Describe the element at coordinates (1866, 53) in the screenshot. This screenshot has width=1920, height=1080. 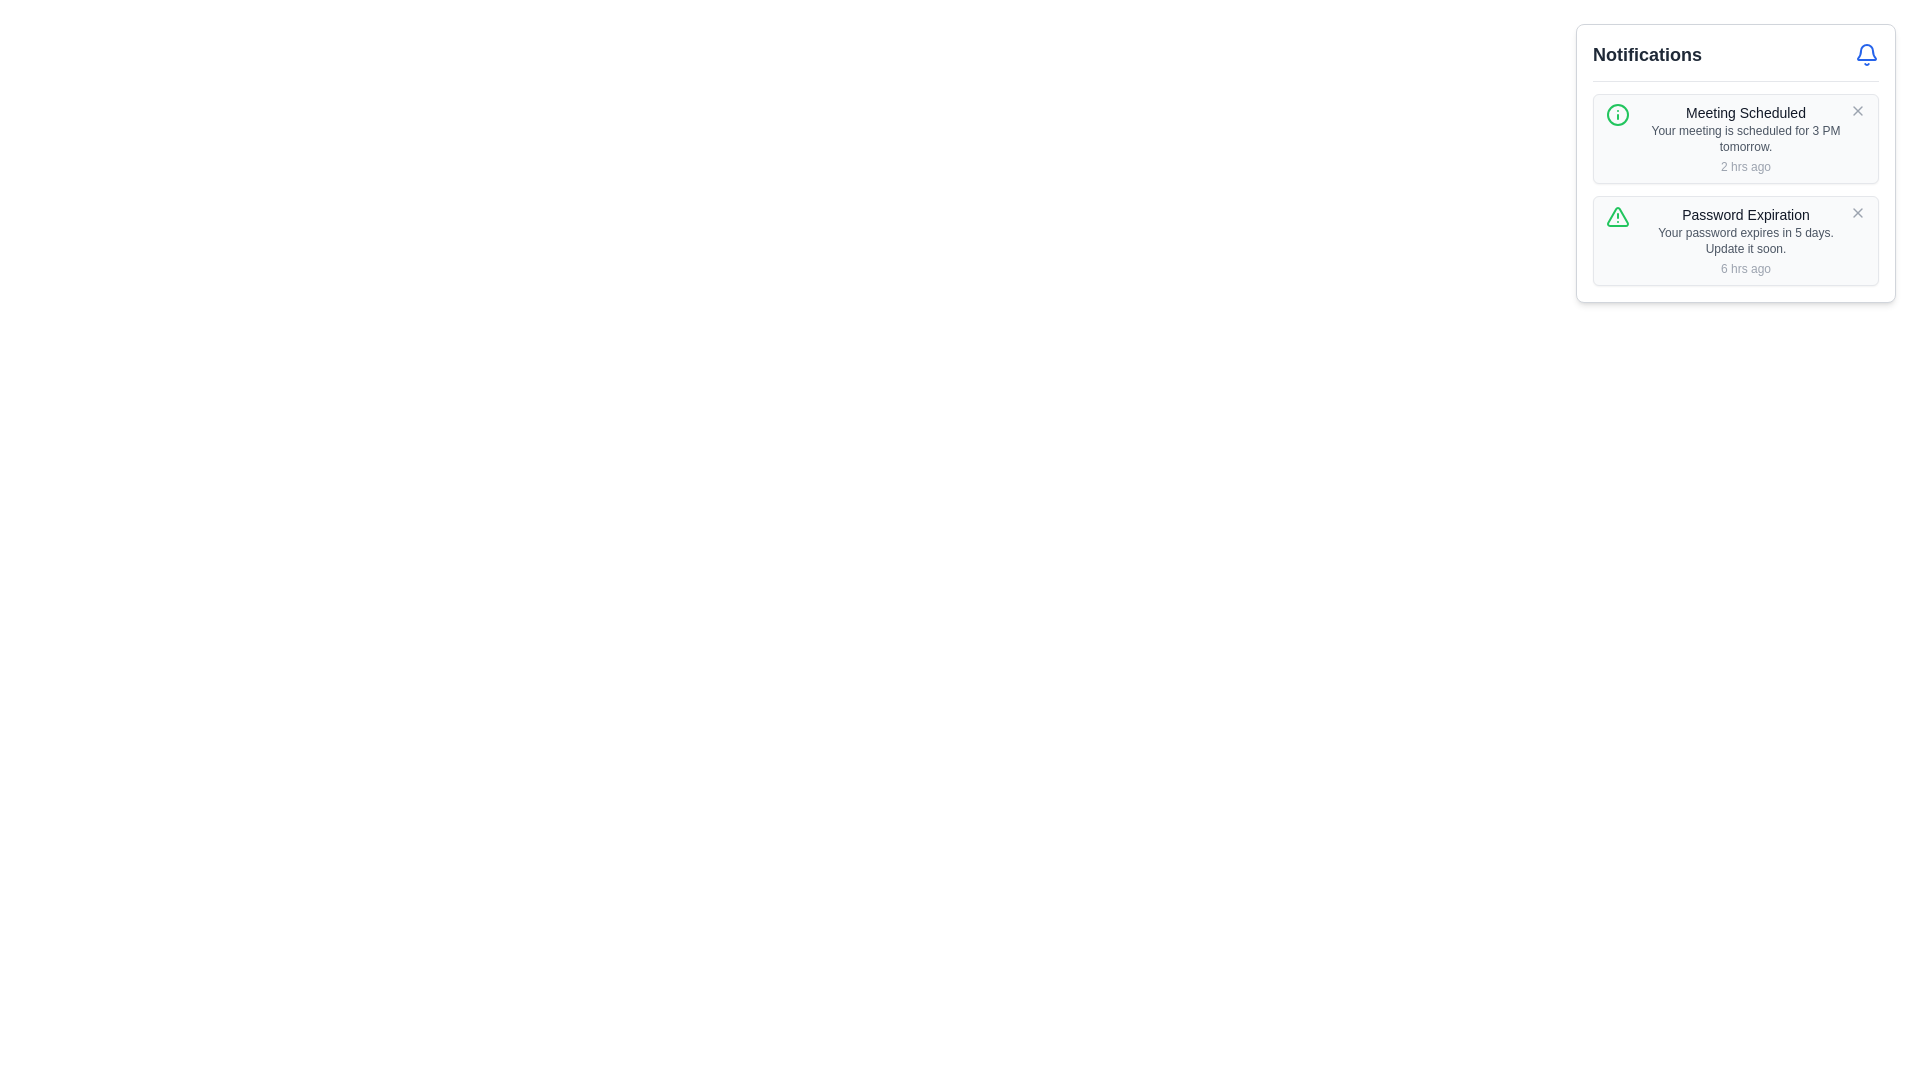
I see `details of the blue bell-shaped notification icon located at the far-right side of the notification section's header` at that location.